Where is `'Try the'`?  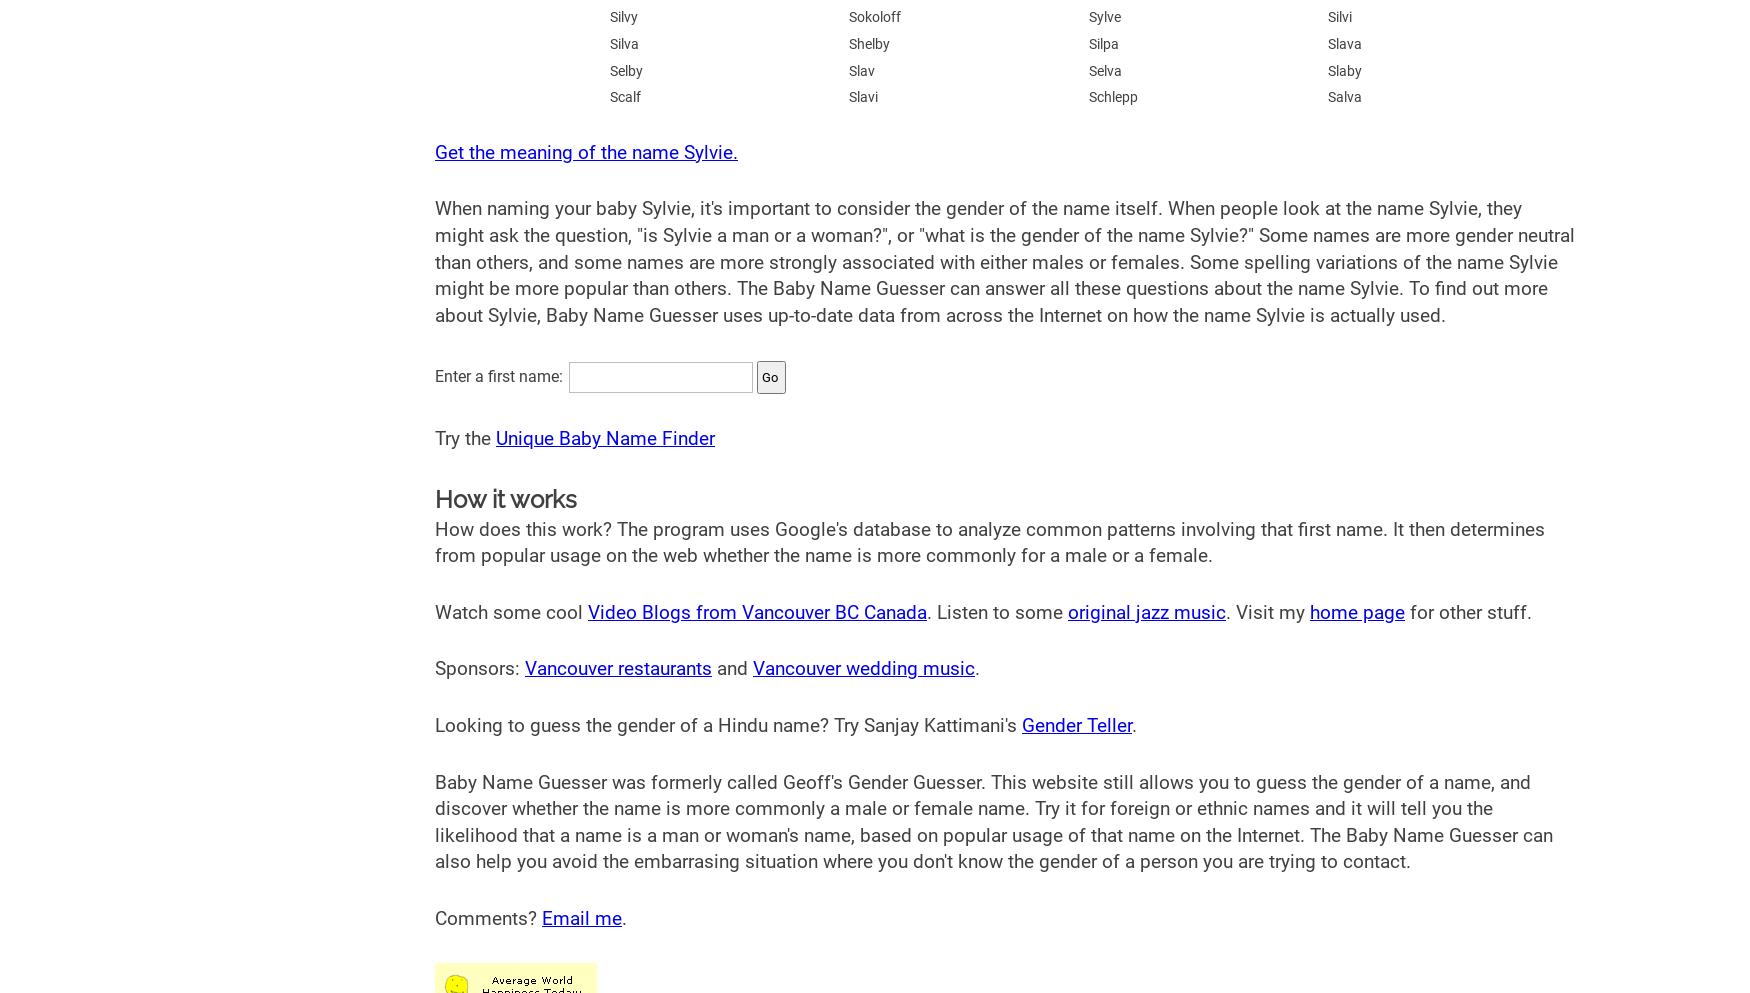
'Try the' is located at coordinates (434, 438).